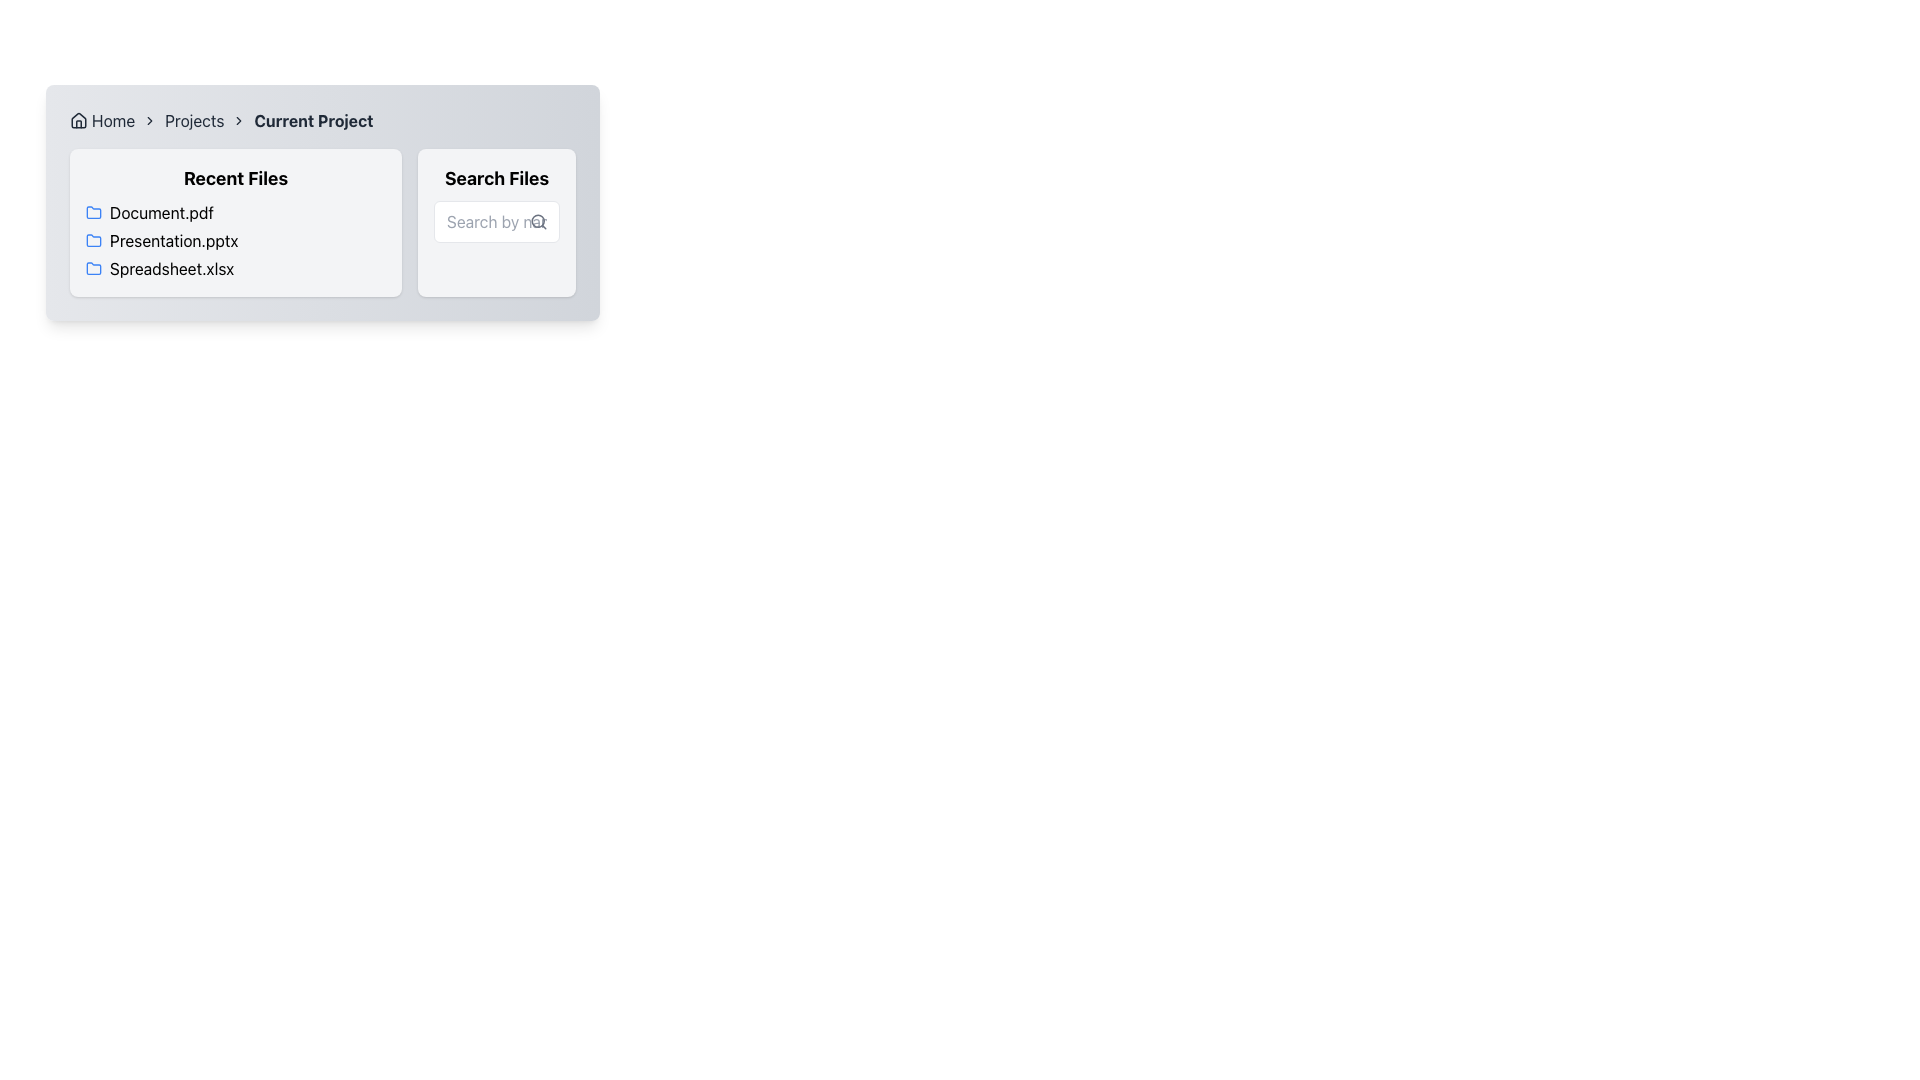 The width and height of the screenshot is (1920, 1080). I want to click on the second item in the breadcrumb navigation bar, which is the link, so click(194, 120).